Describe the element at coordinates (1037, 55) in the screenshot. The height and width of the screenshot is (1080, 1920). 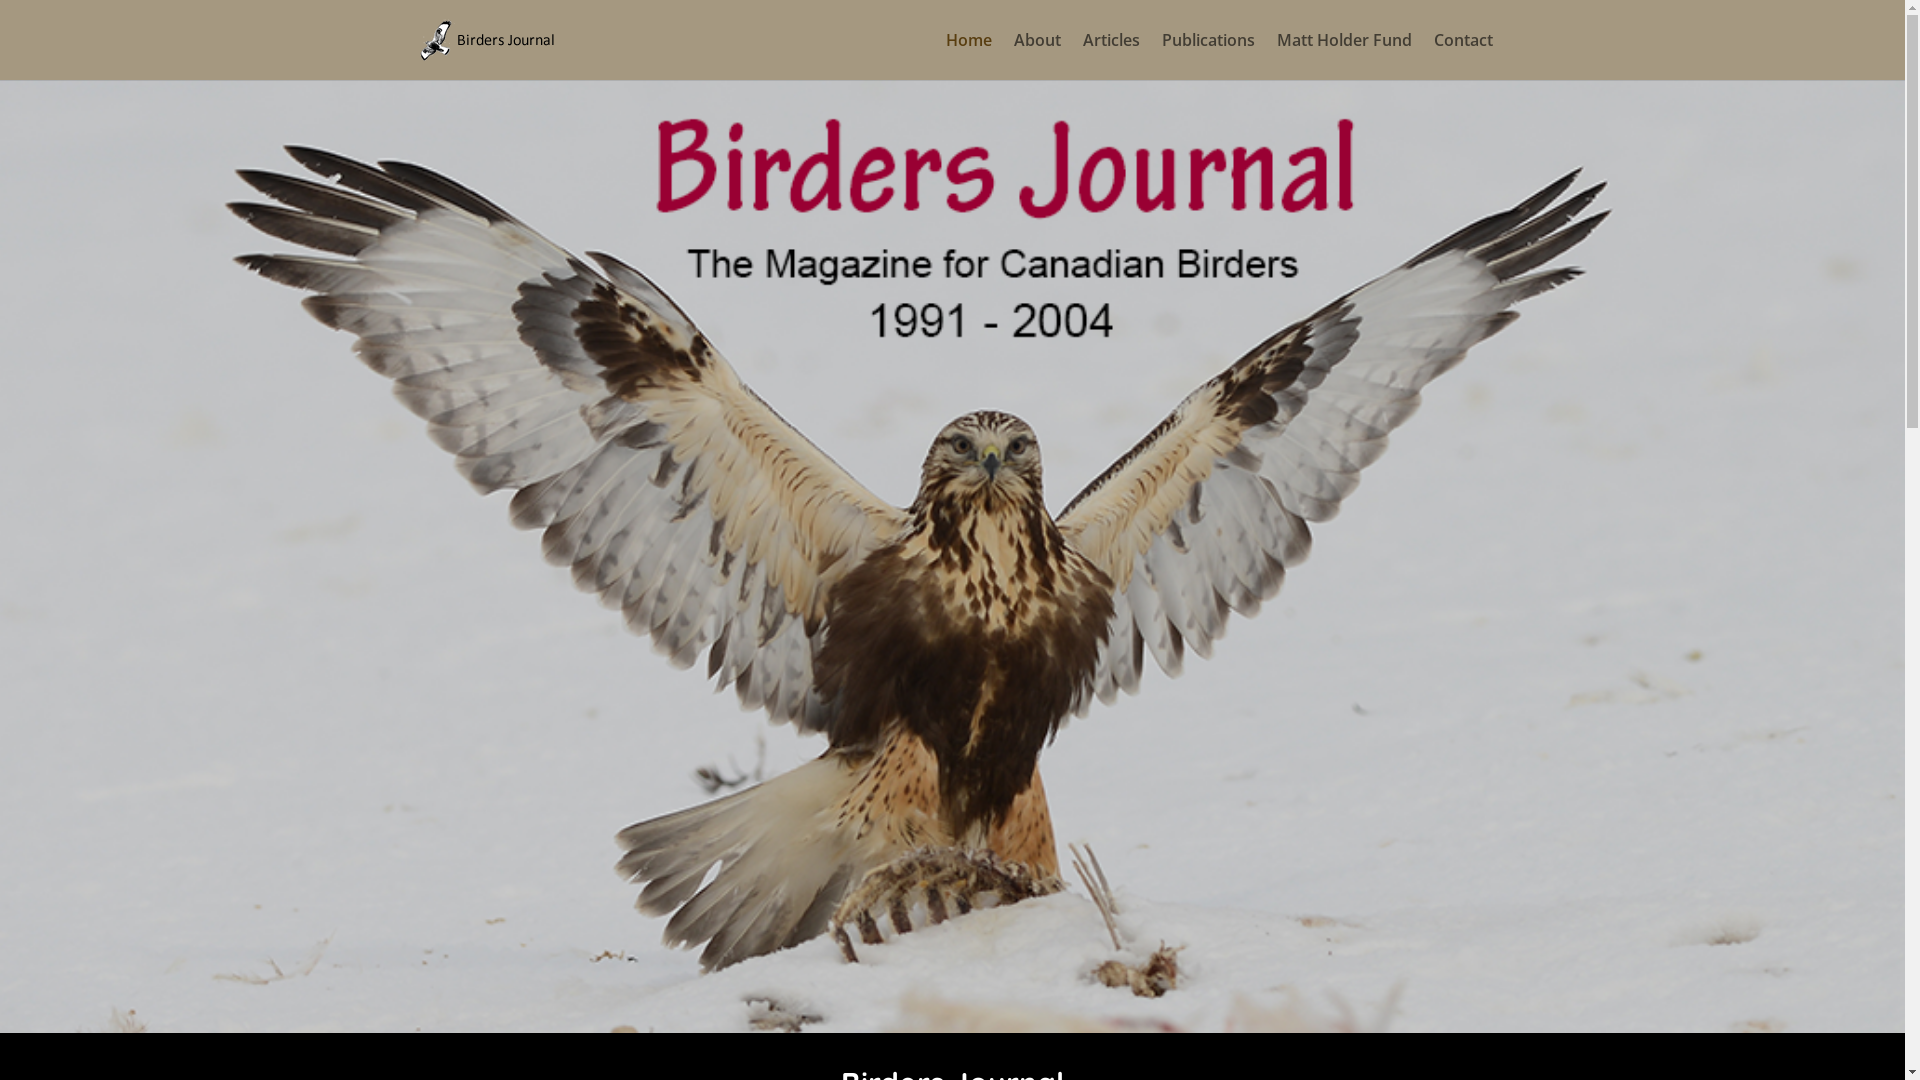
I see `'About'` at that location.